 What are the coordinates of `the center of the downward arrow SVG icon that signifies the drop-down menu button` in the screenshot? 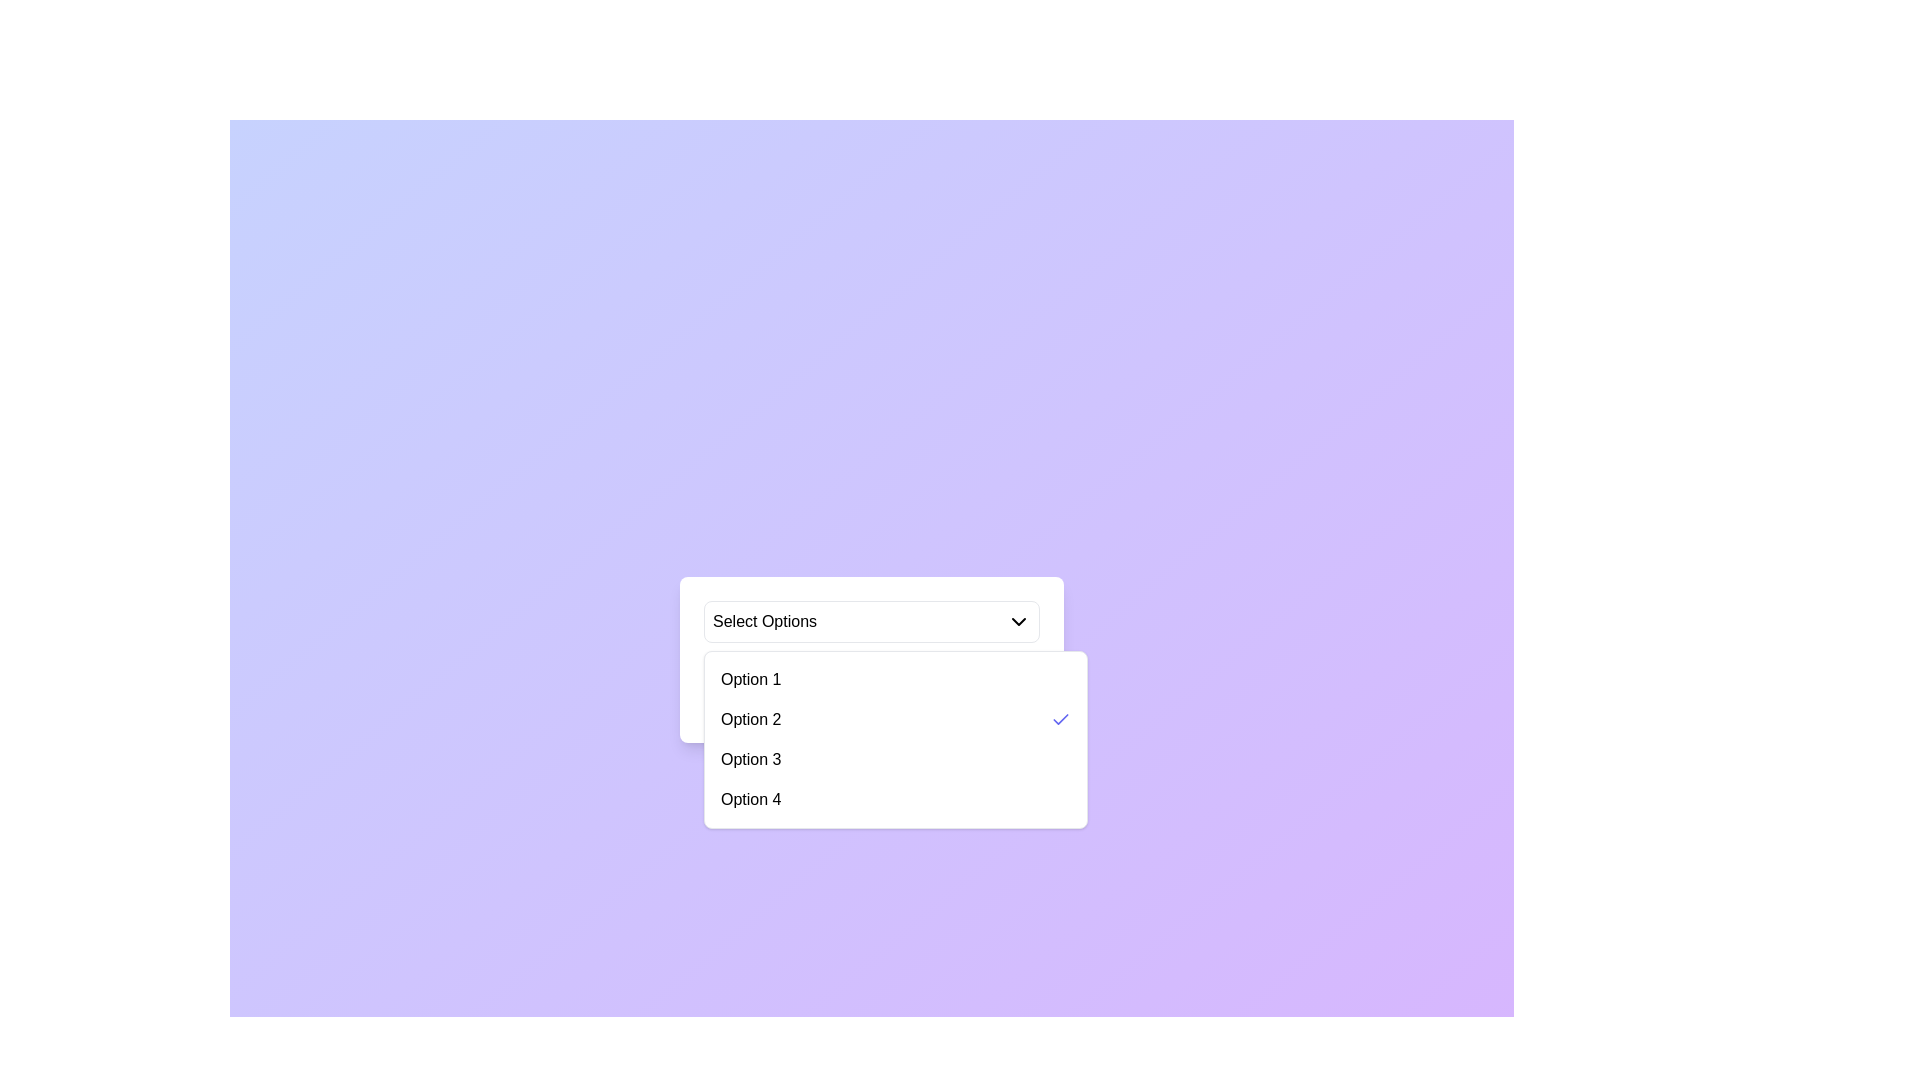 It's located at (1018, 620).